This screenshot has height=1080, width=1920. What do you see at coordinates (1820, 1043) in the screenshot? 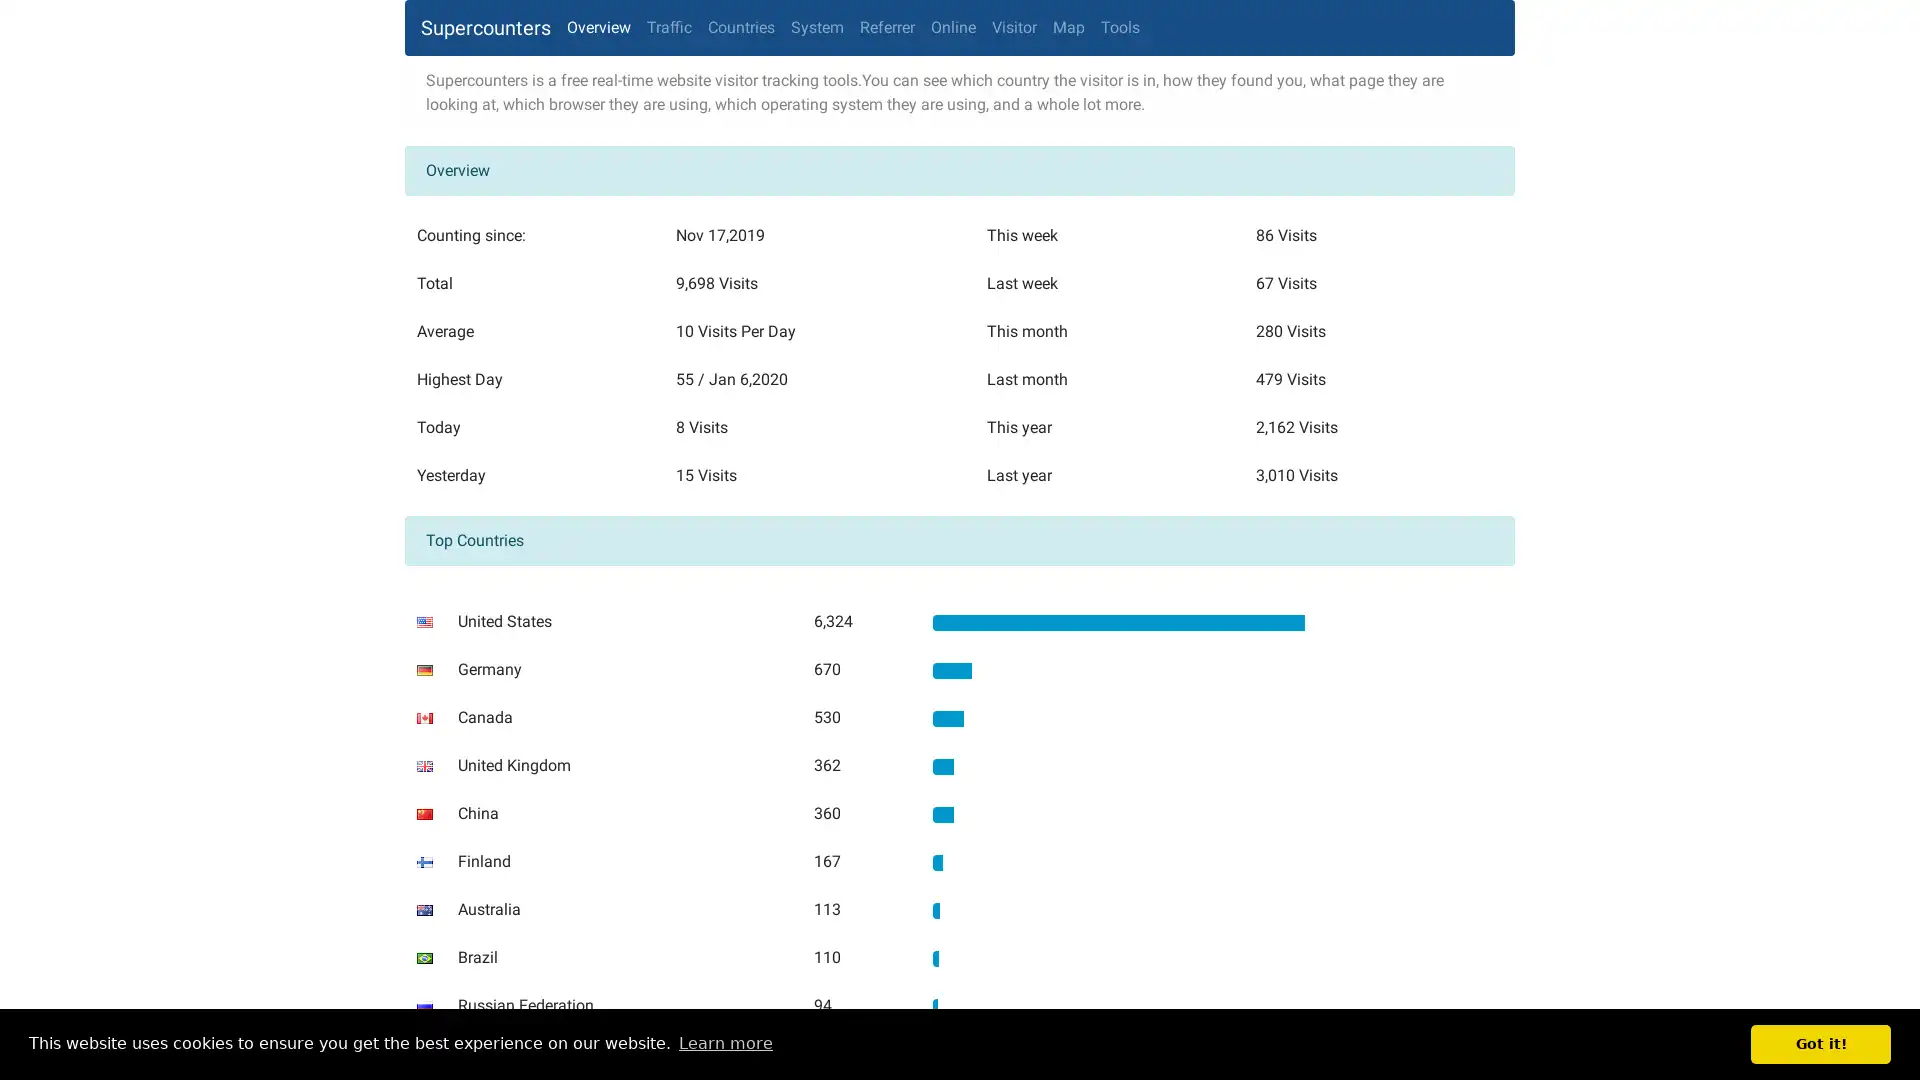
I see `dismiss cookie message` at bounding box center [1820, 1043].